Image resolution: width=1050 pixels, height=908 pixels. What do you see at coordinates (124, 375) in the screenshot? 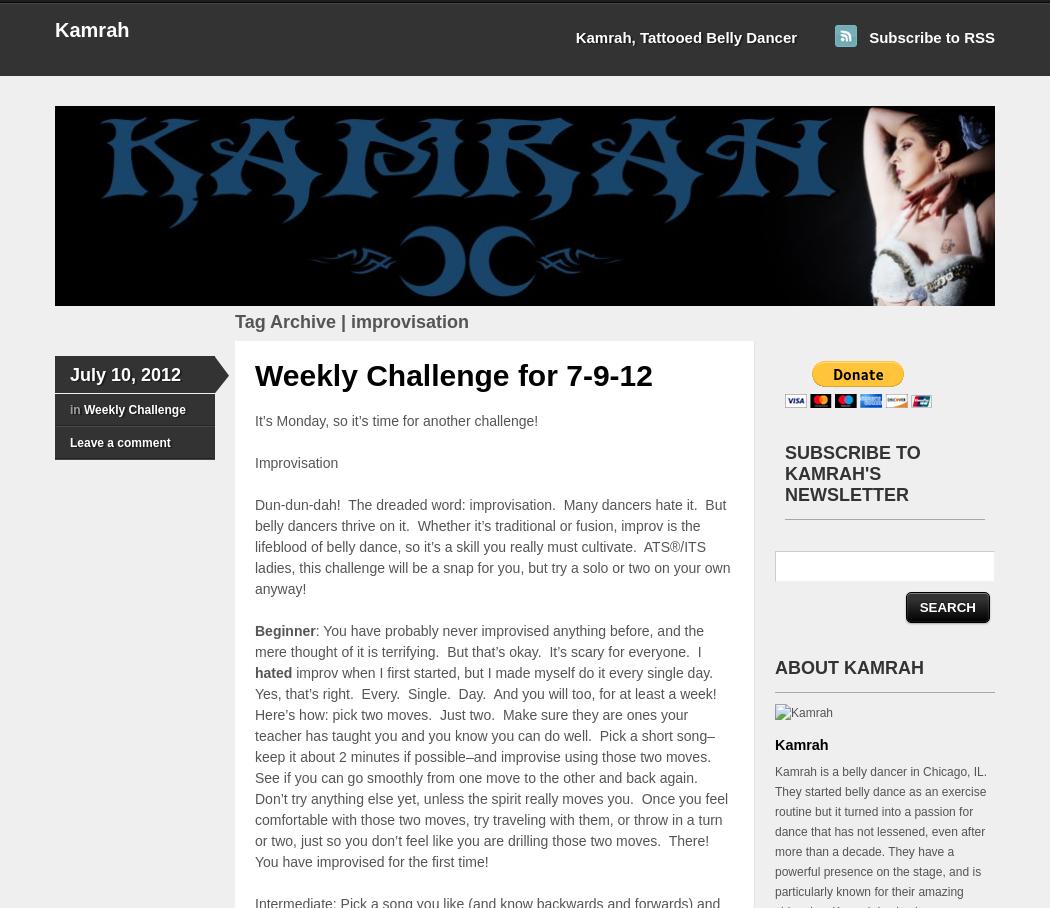
I see `'July 10, 2012'` at bounding box center [124, 375].